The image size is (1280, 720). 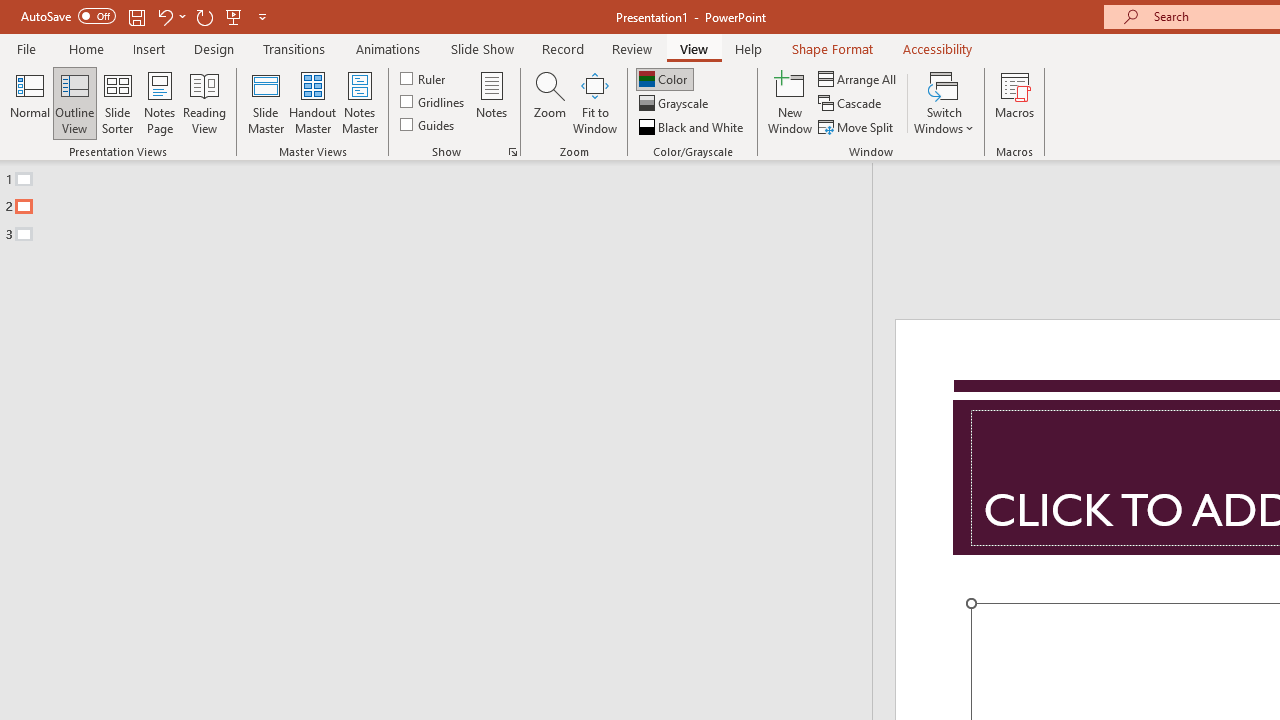 I want to click on 'Ruler', so click(x=423, y=77).